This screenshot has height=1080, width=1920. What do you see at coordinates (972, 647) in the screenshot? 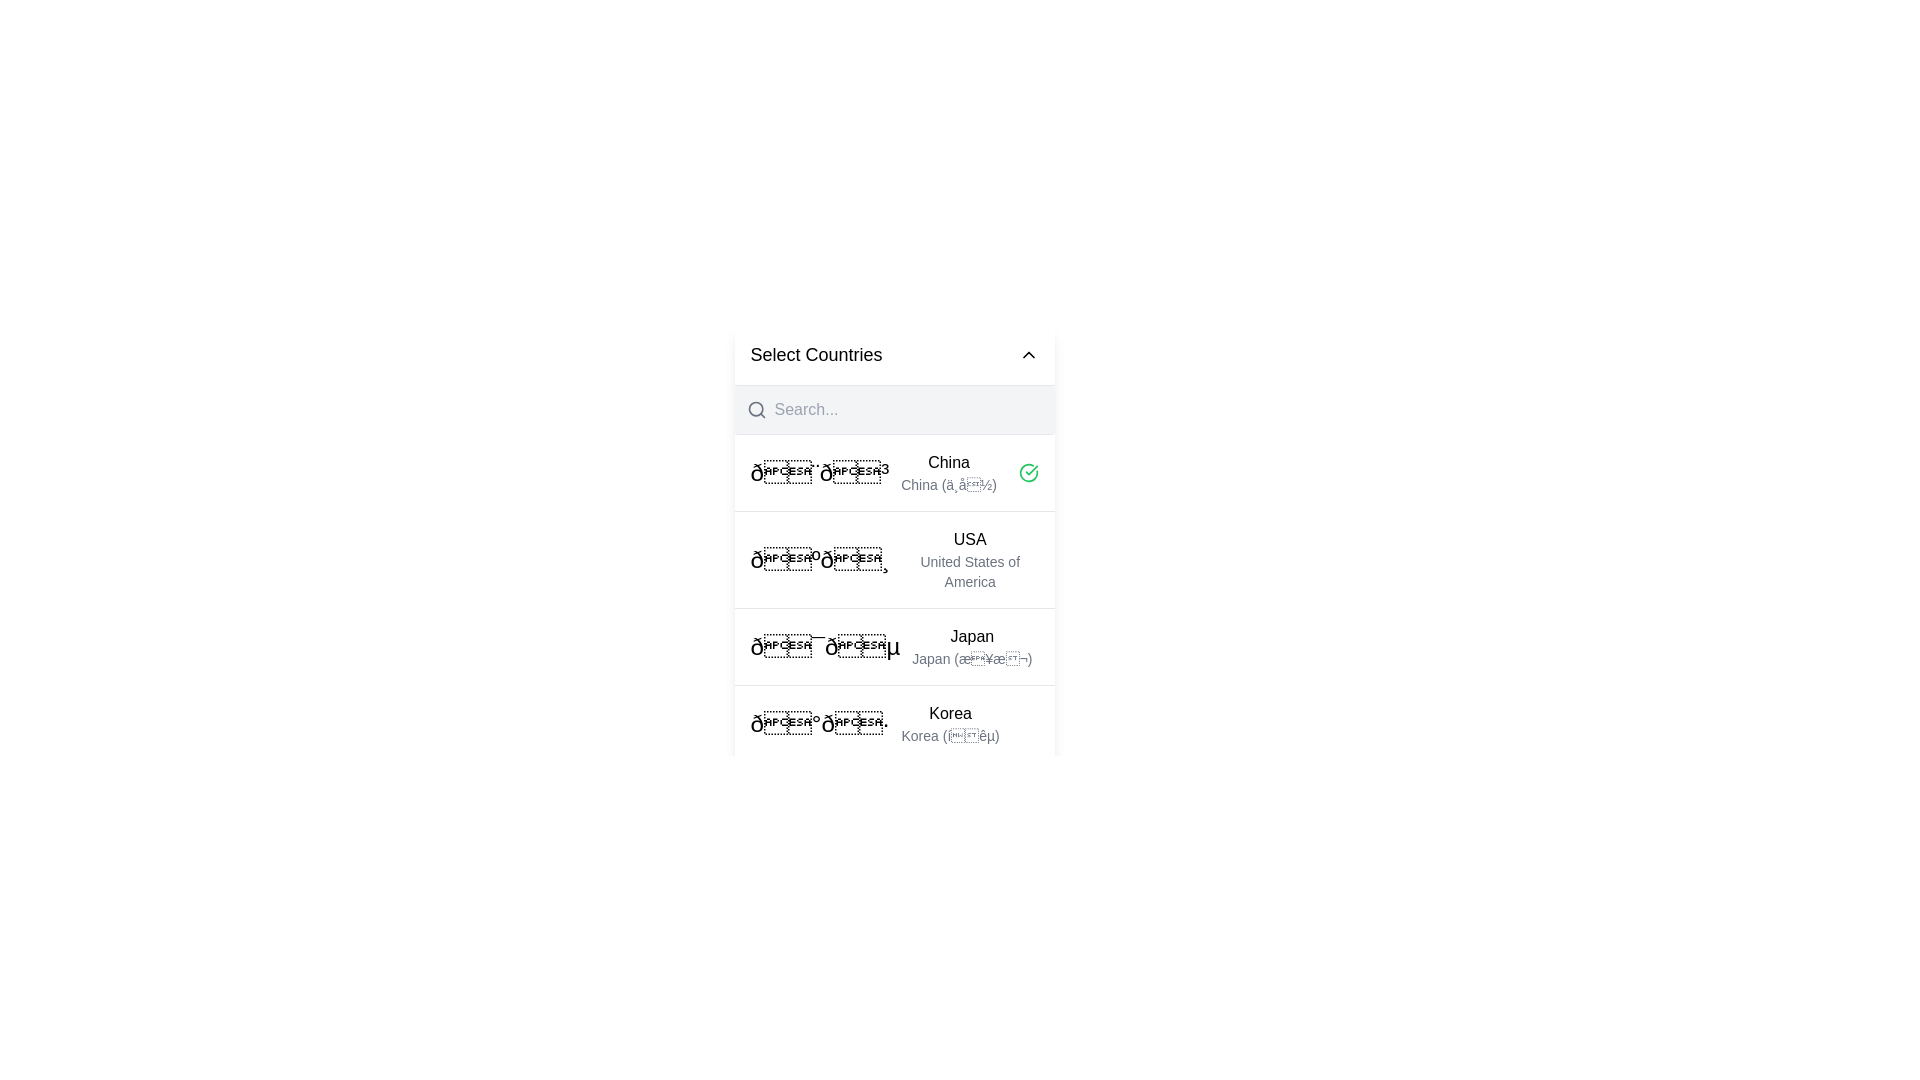
I see `the static text component displaying the country name 'Japan', which is located in the third row of a vertical list of countries, positioned below 'USA' and above 'Korea'` at bounding box center [972, 647].